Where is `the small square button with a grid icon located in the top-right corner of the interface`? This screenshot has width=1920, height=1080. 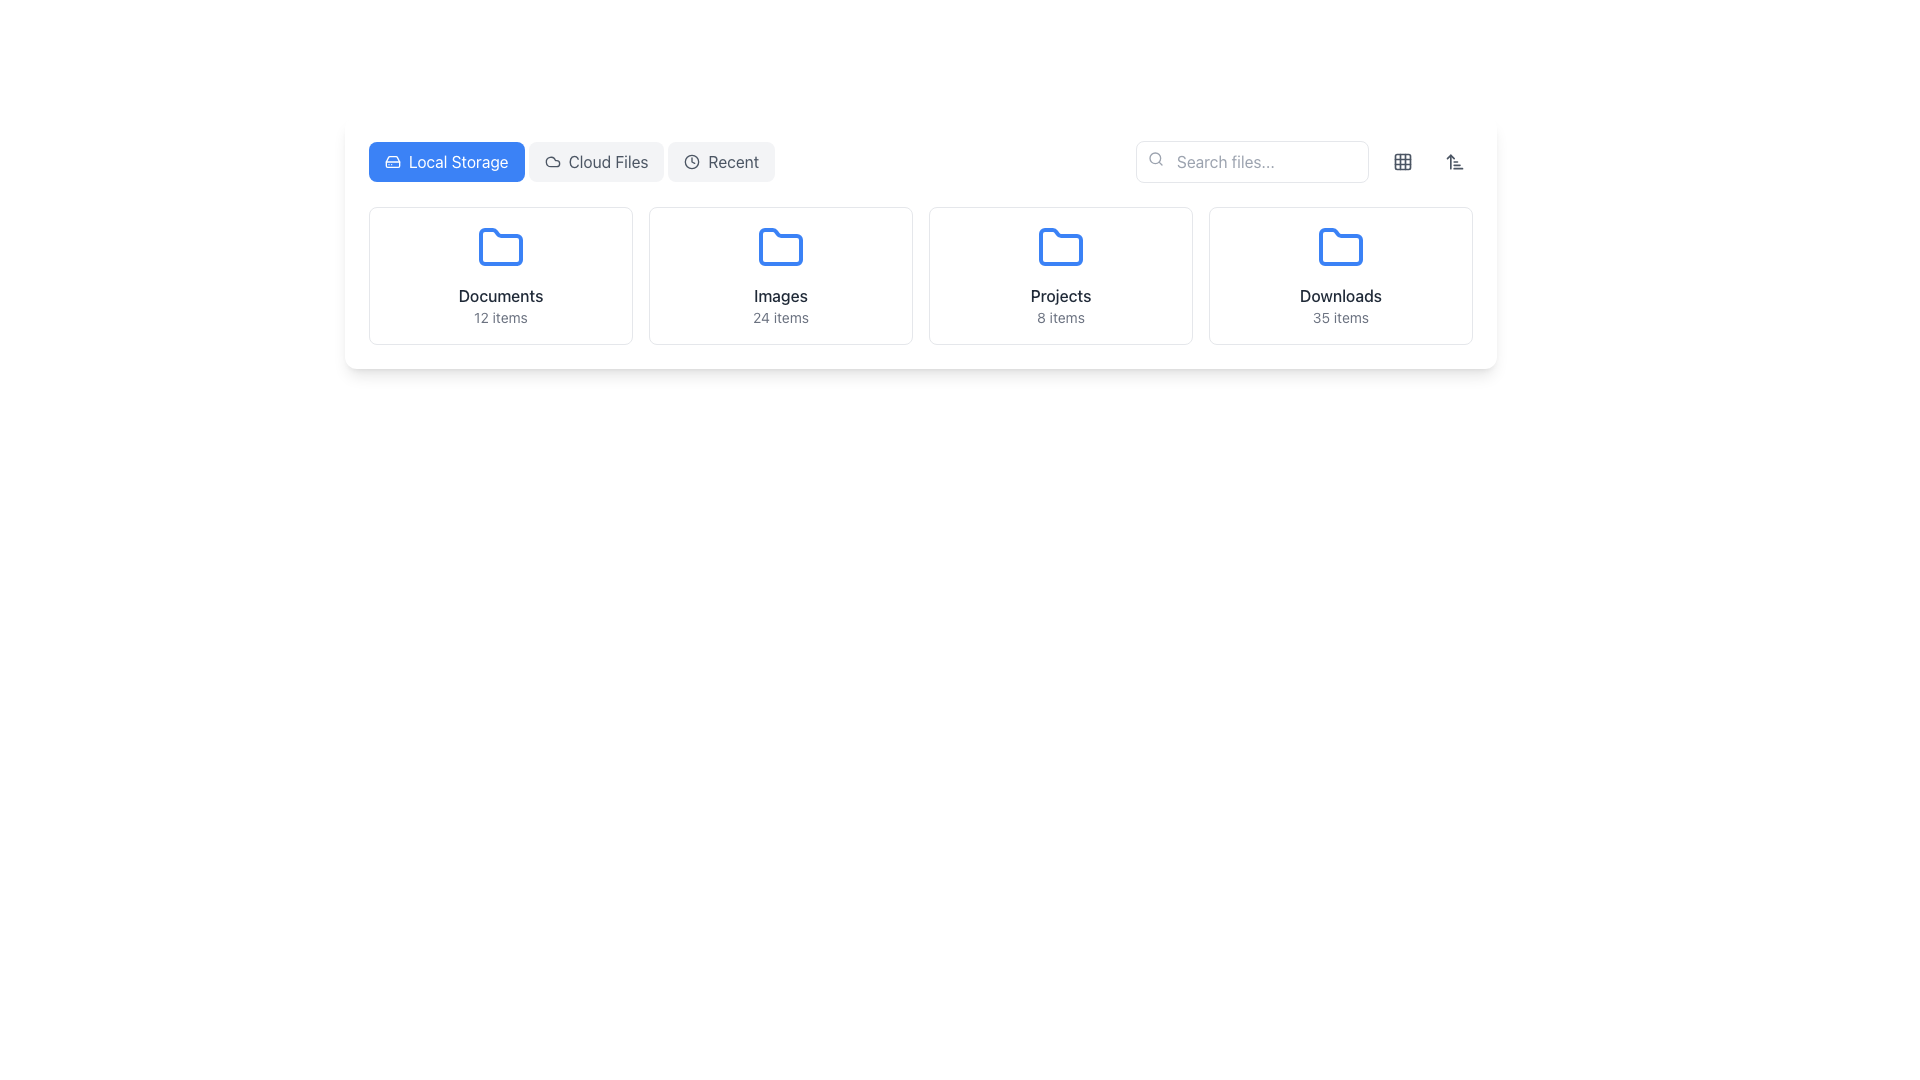
the small square button with a grid icon located in the top-right corner of the interface is located at coordinates (1401, 161).